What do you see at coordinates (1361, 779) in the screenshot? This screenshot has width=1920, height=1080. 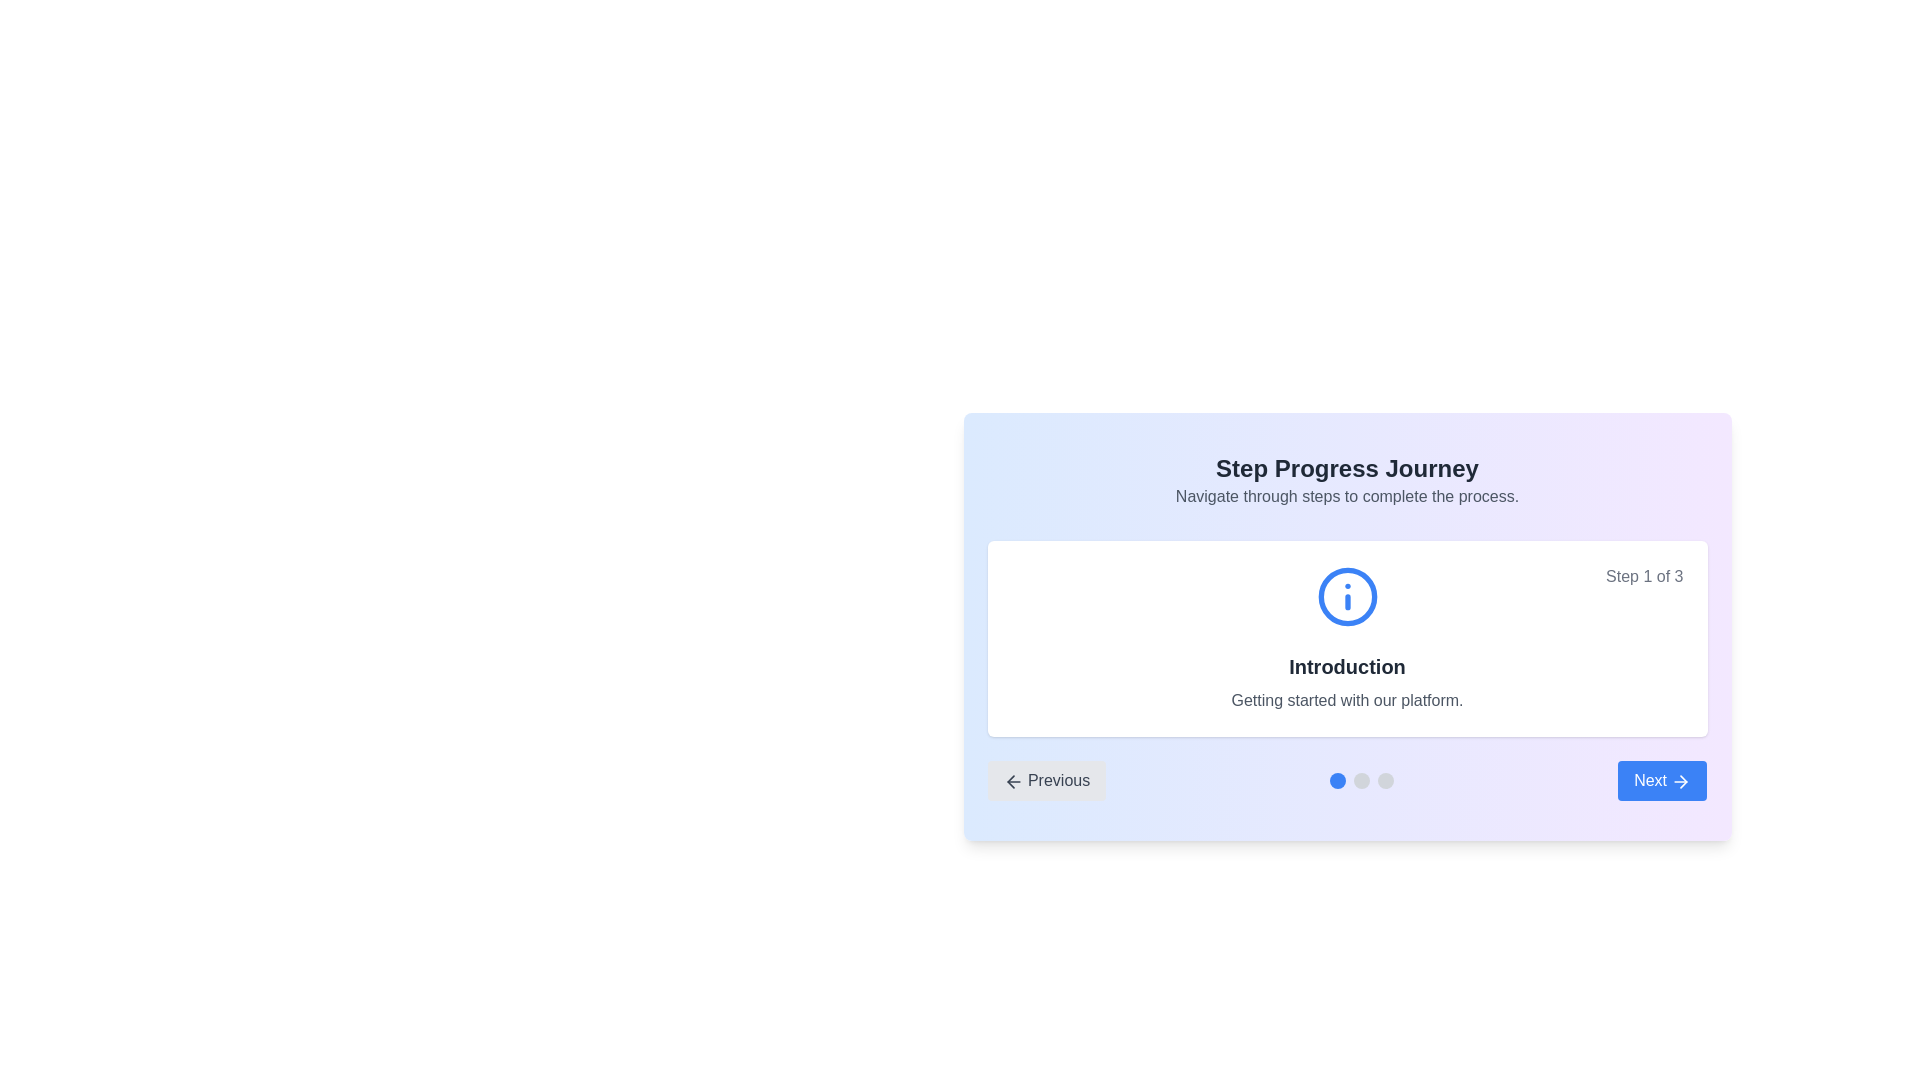 I see `the progress indicator composed of circular status icons` at bounding box center [1361, 779].